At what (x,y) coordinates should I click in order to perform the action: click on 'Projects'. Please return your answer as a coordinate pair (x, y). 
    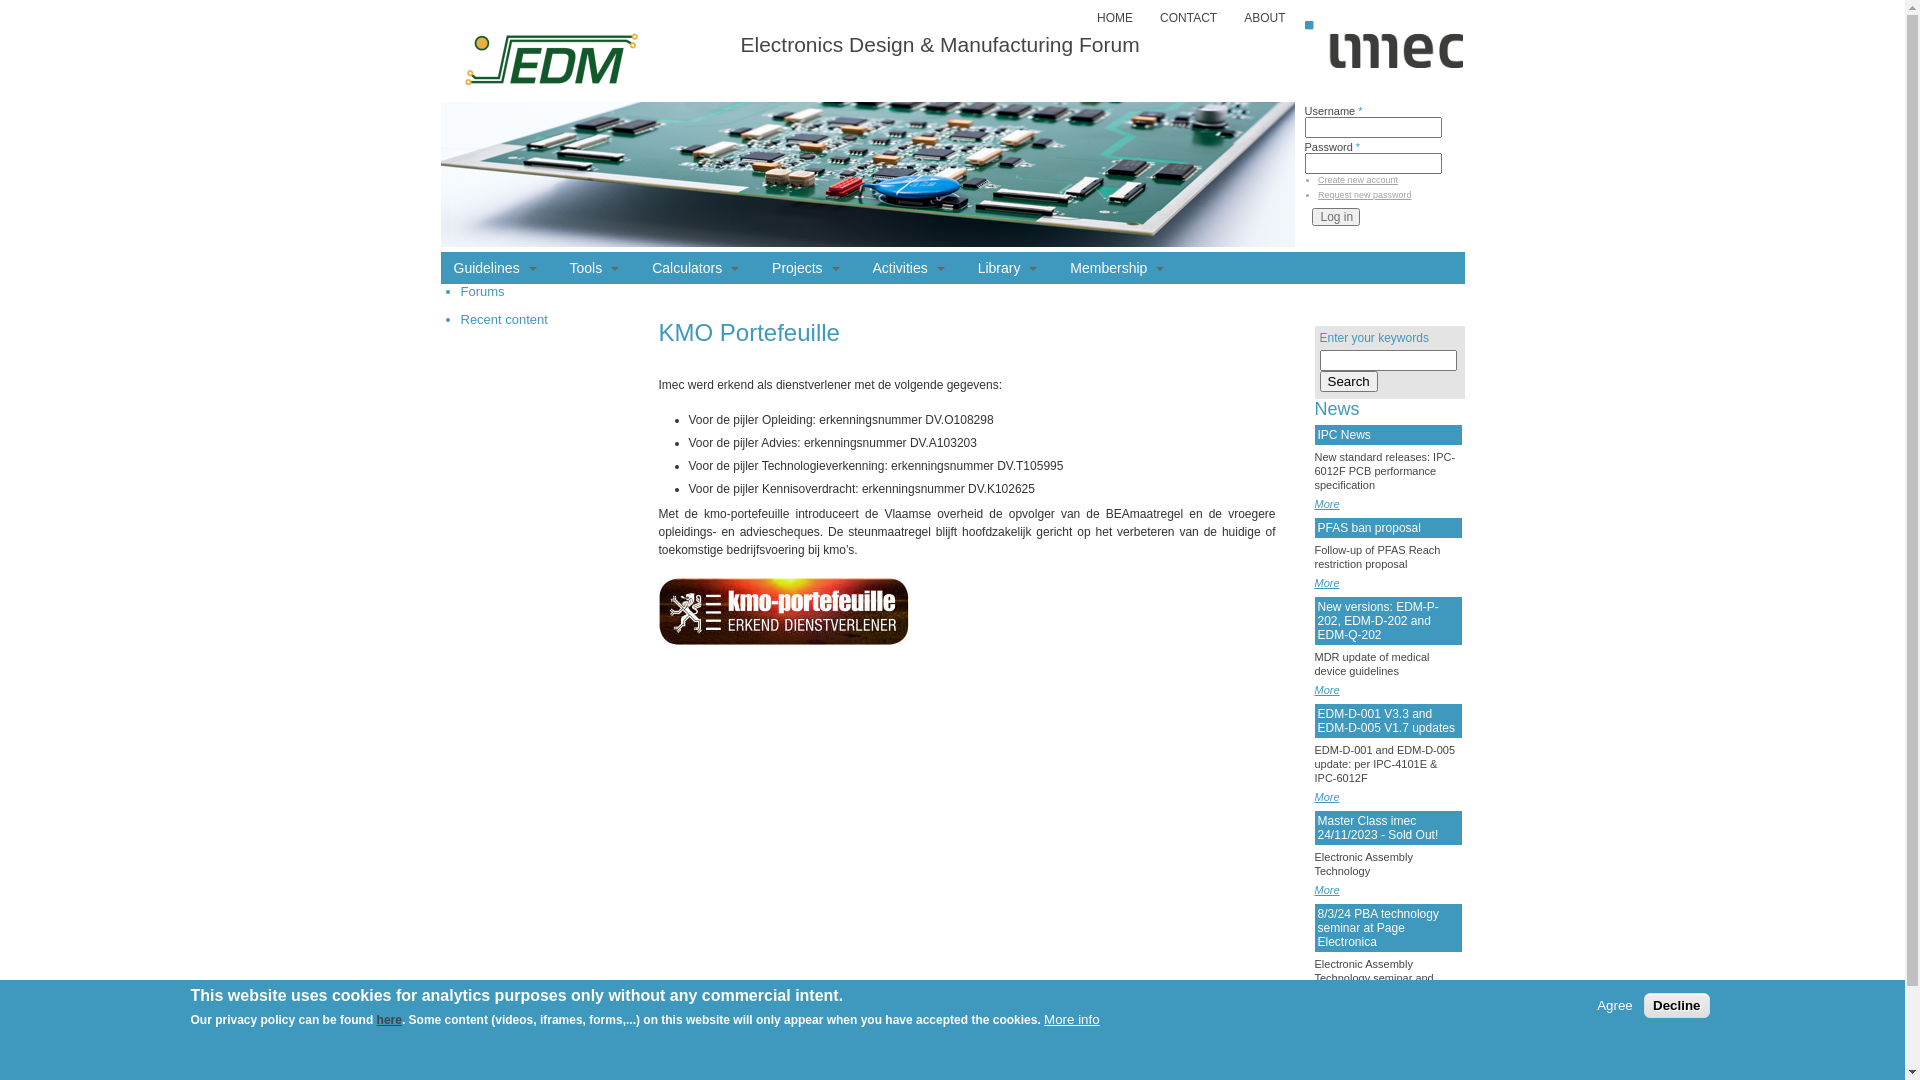
    Looking at the image, I should click on (805, 266).